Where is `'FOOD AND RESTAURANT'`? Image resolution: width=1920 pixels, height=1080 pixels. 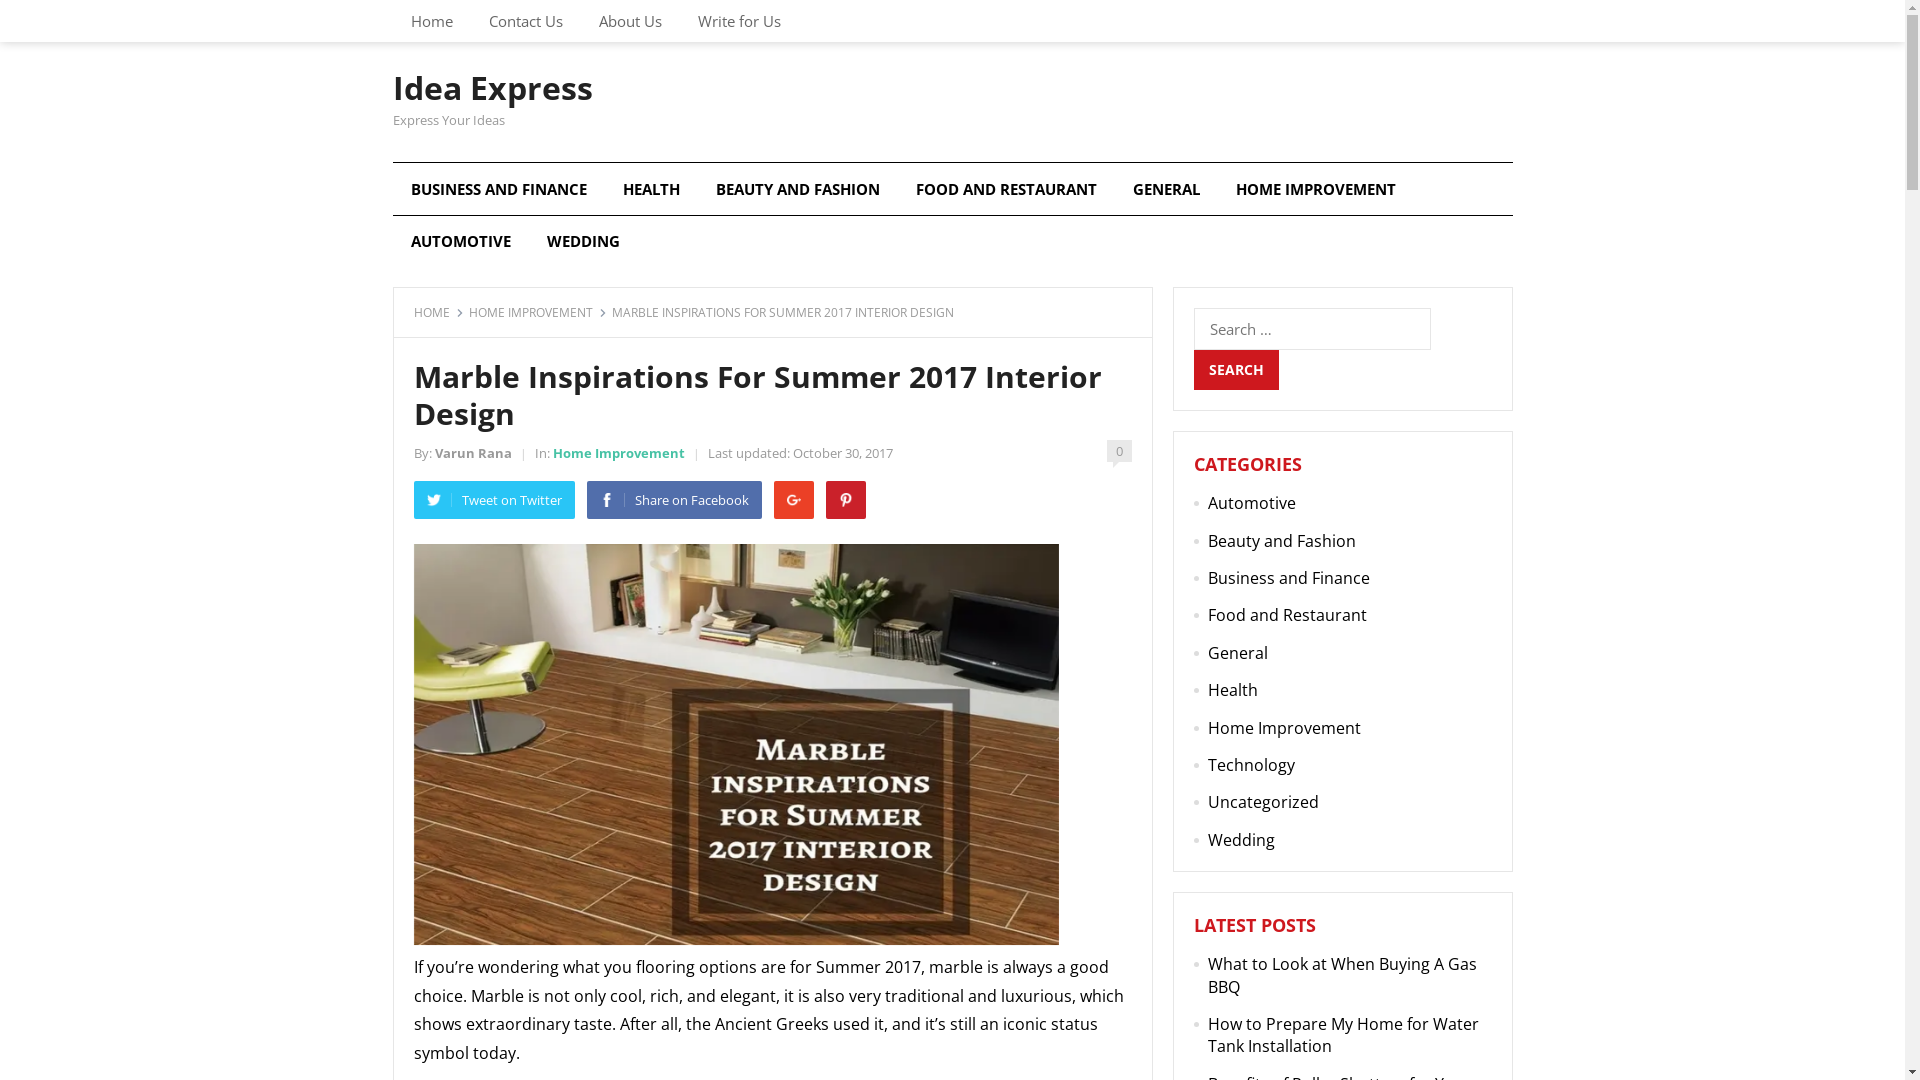
'FOOD AND RESTAURANT' is located at coordinates (1006, 189).